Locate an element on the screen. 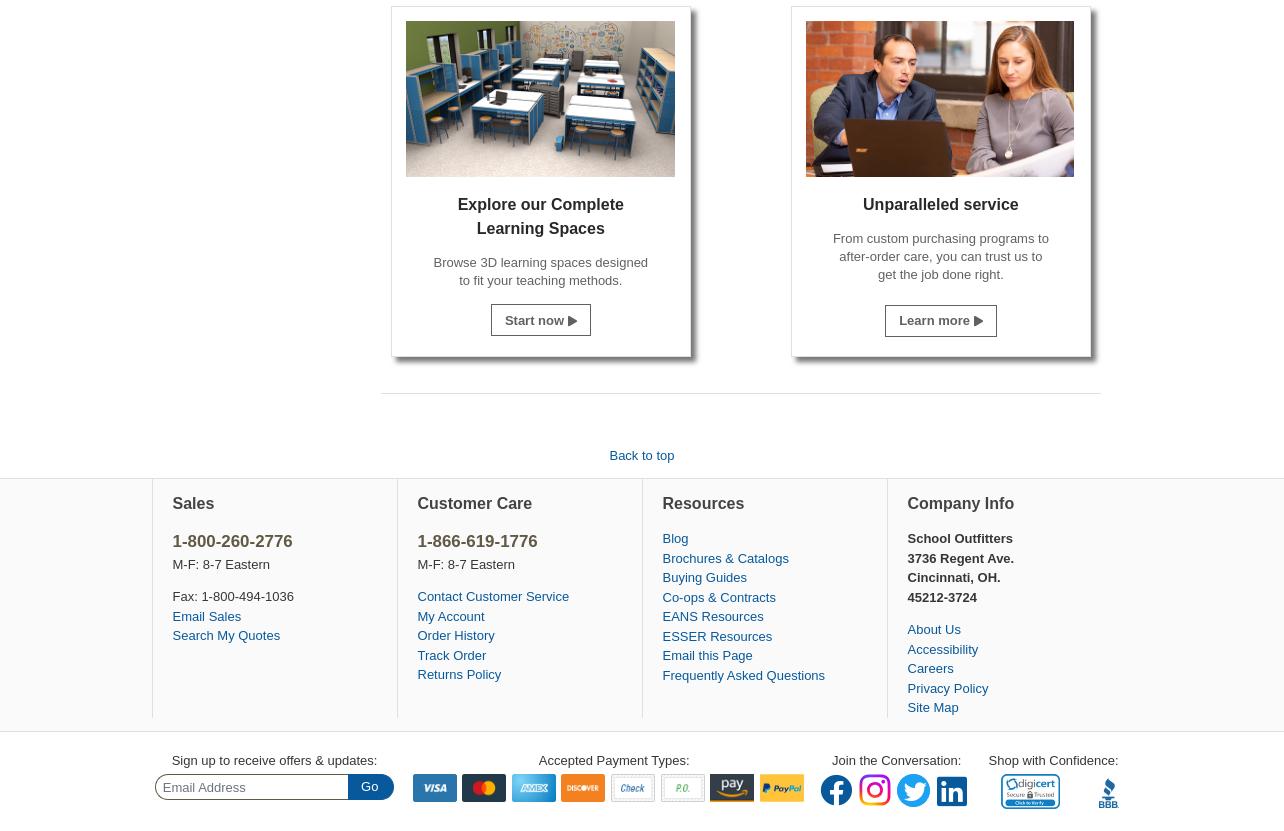 Image resolution: width=1284 pixels, height=831 pixels. 'Unparalleled service' is located at coordinates (939, 204).